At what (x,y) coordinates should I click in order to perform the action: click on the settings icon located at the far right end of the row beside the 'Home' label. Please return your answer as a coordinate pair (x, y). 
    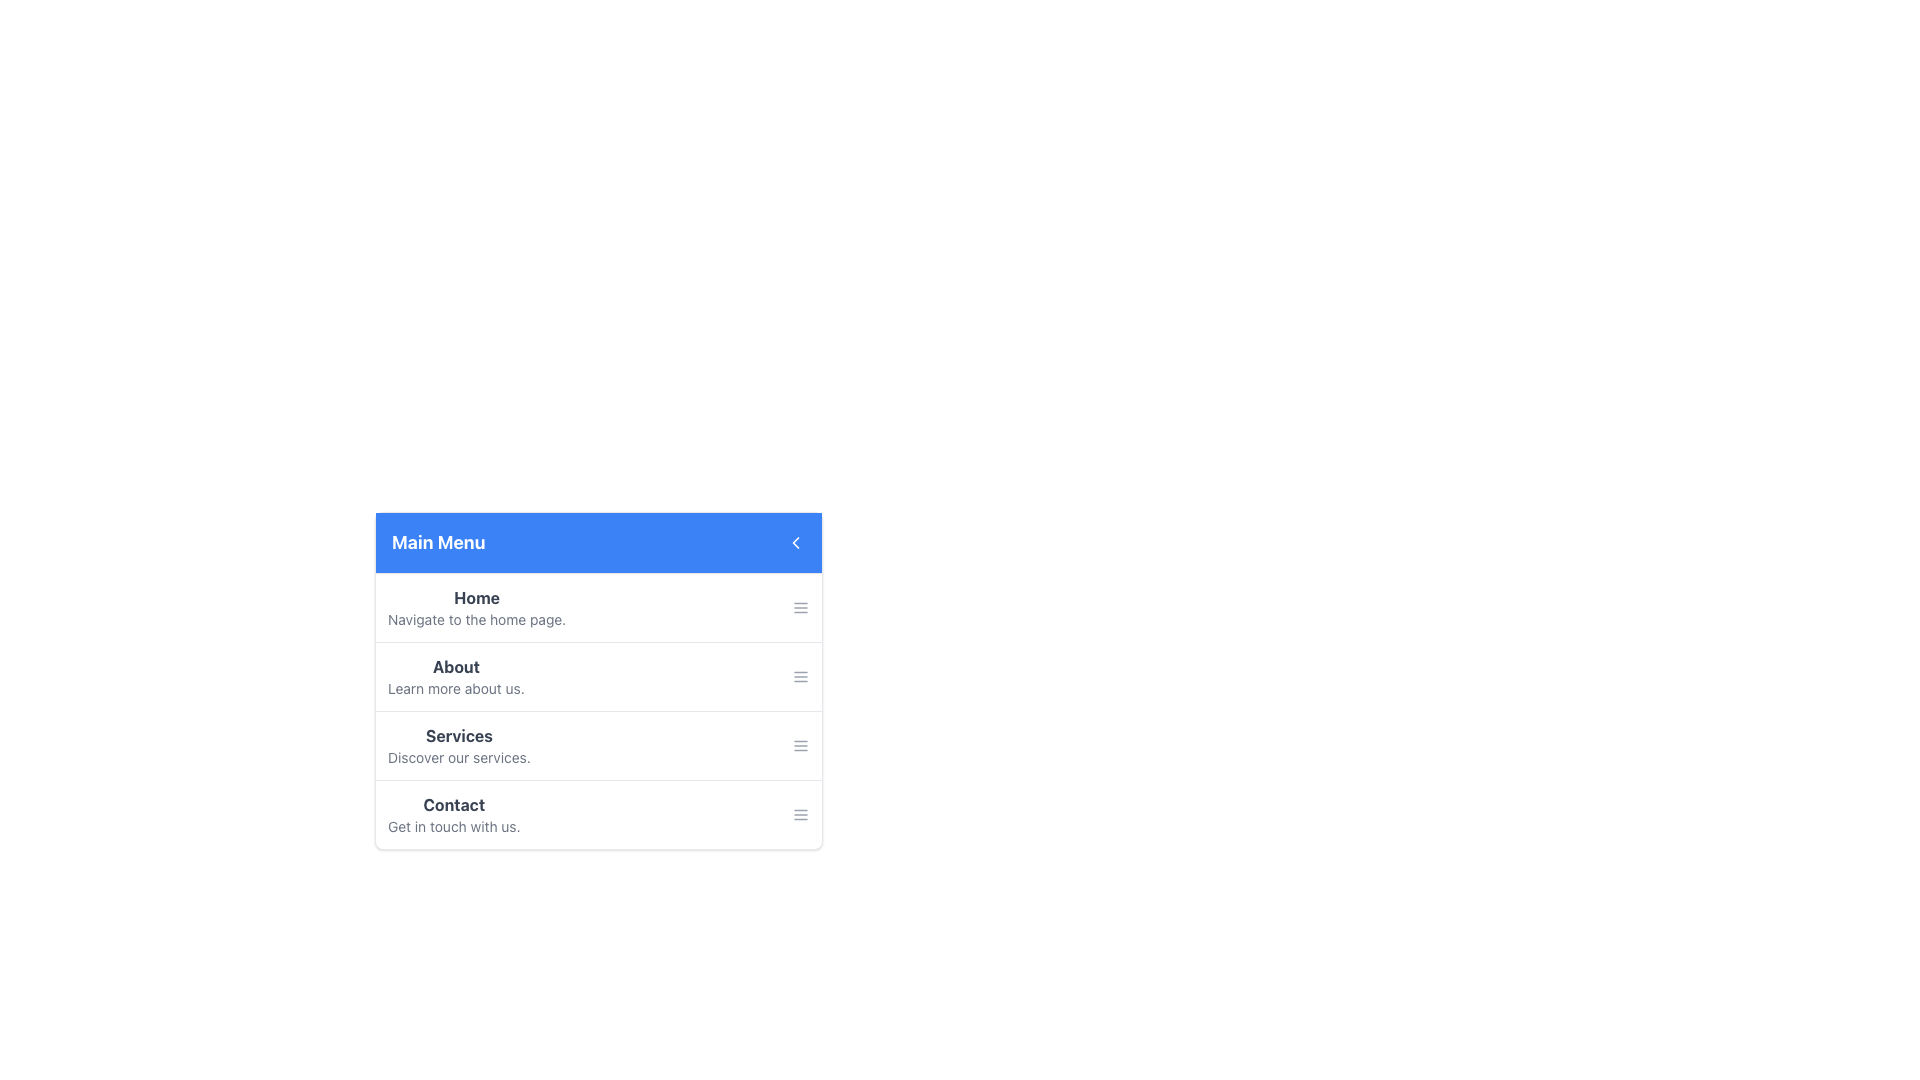
    Looking at the image, I should click on (801, 607).